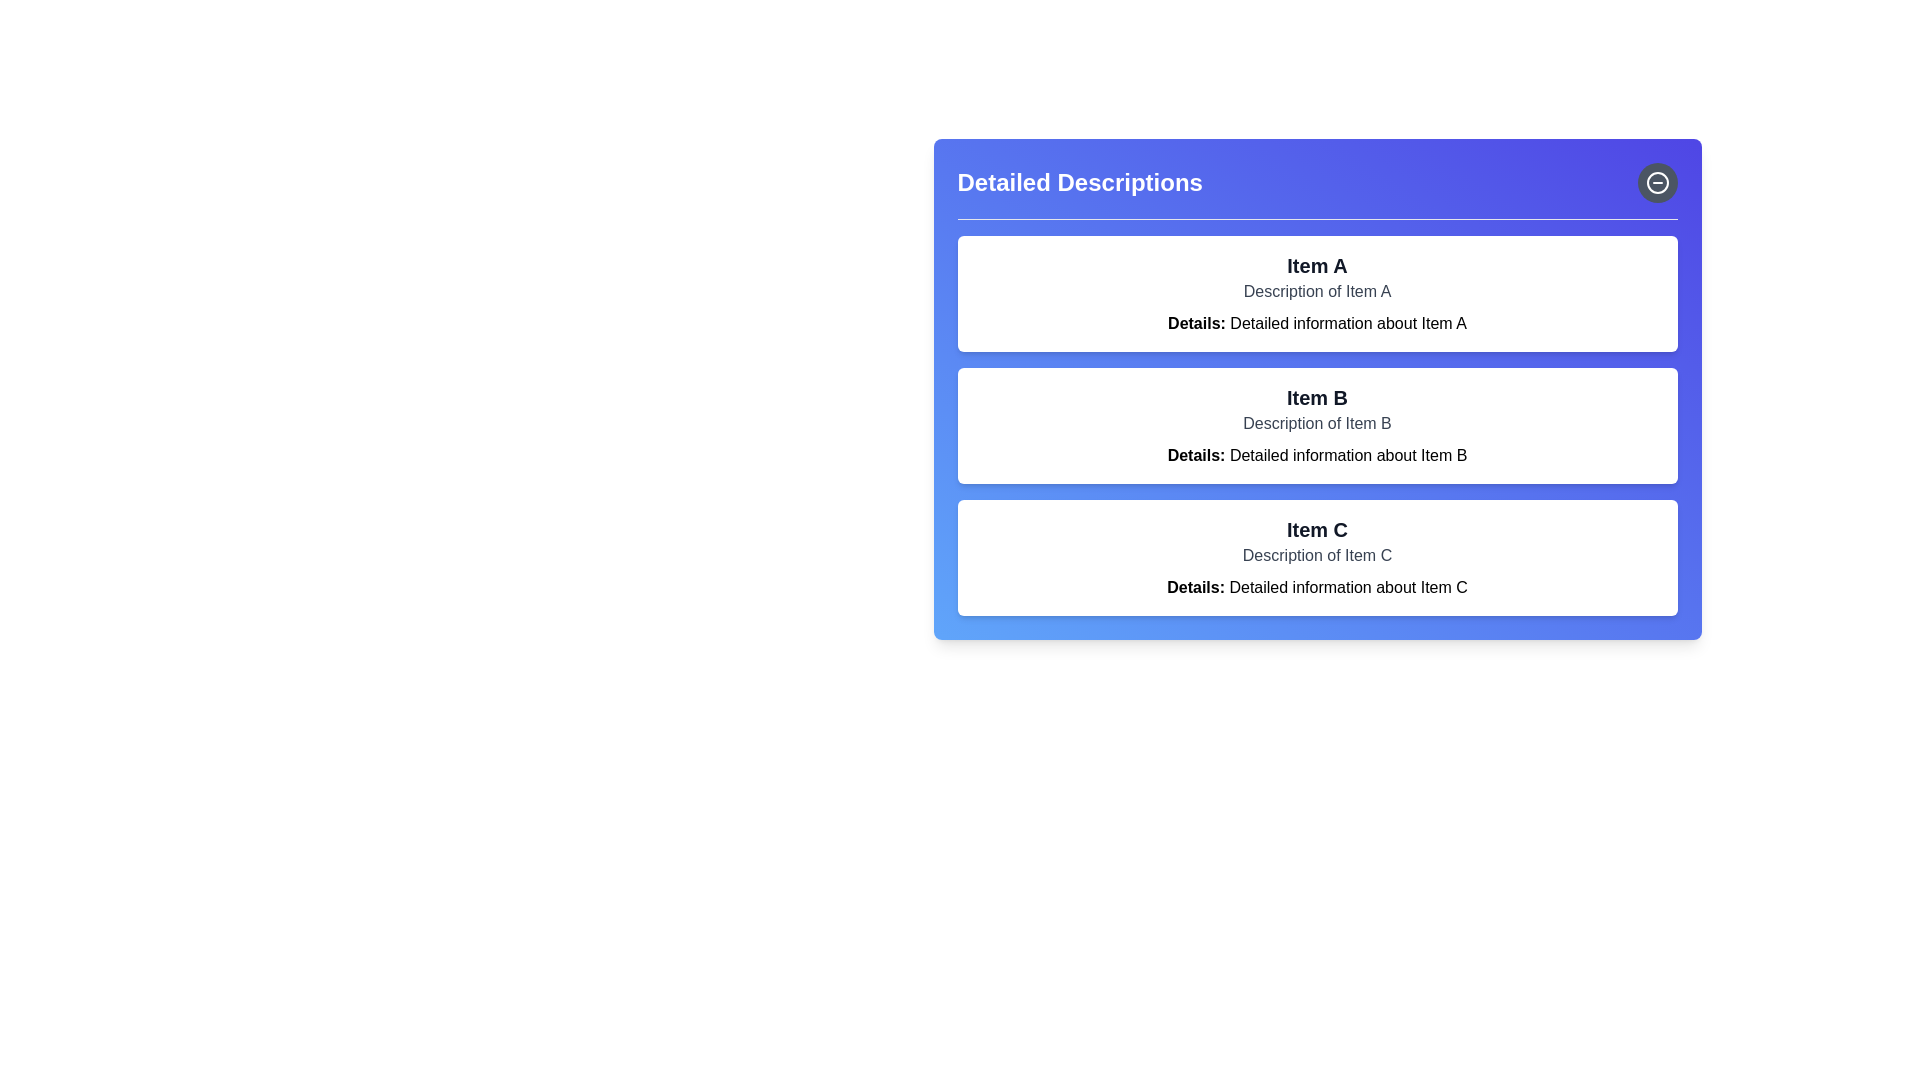 This screenshot has height=1080, width=1920. Describe the element at coordinates (1317, 265) in the screenshot. I see `the bold text label displaying 'Item A' located at the top of the first card under the 'Detailed Descriptions' section` at that location.